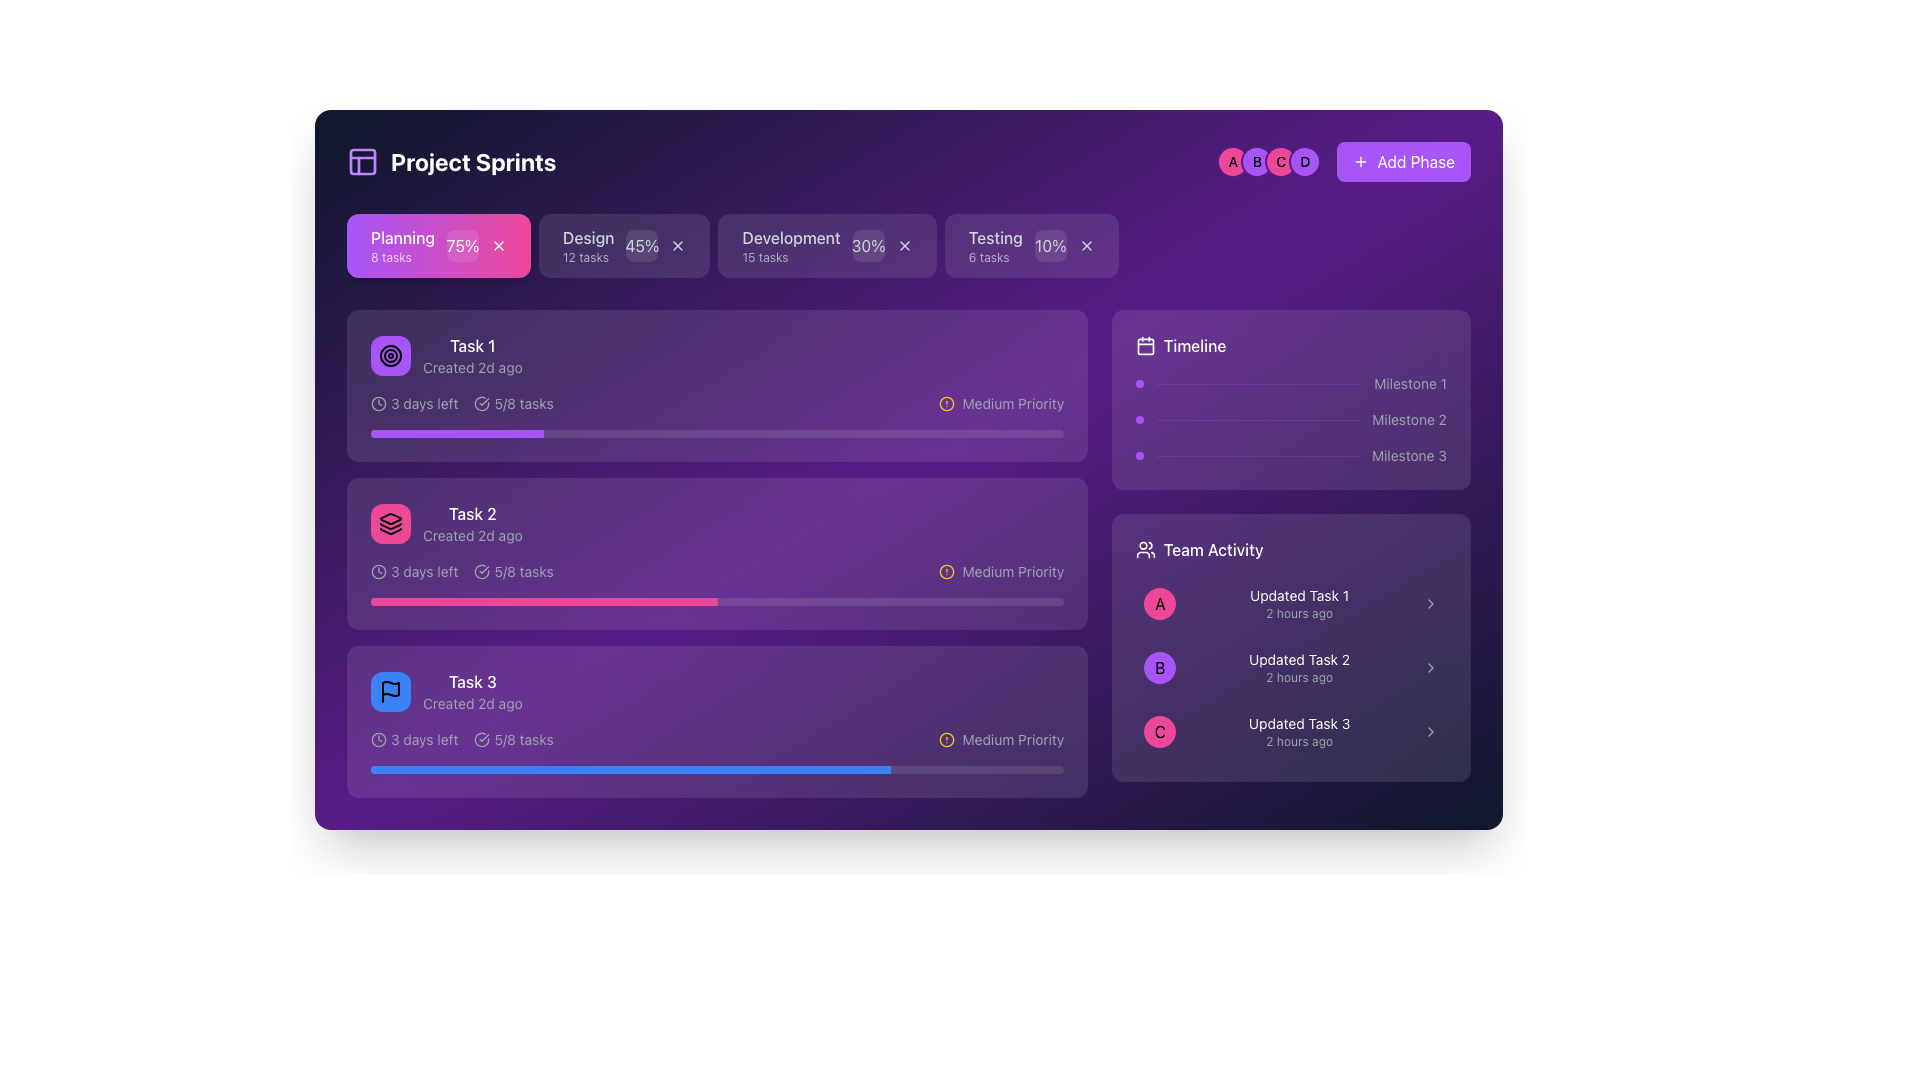 This screenshot has height=1080, width=1920. Describe the element at coordinates (1013, 571) in the screenshot. I see `displayed text 'Medium Priority' from the text label located on a purple background, positioned to the right of a circular amber warning icon` at that location.